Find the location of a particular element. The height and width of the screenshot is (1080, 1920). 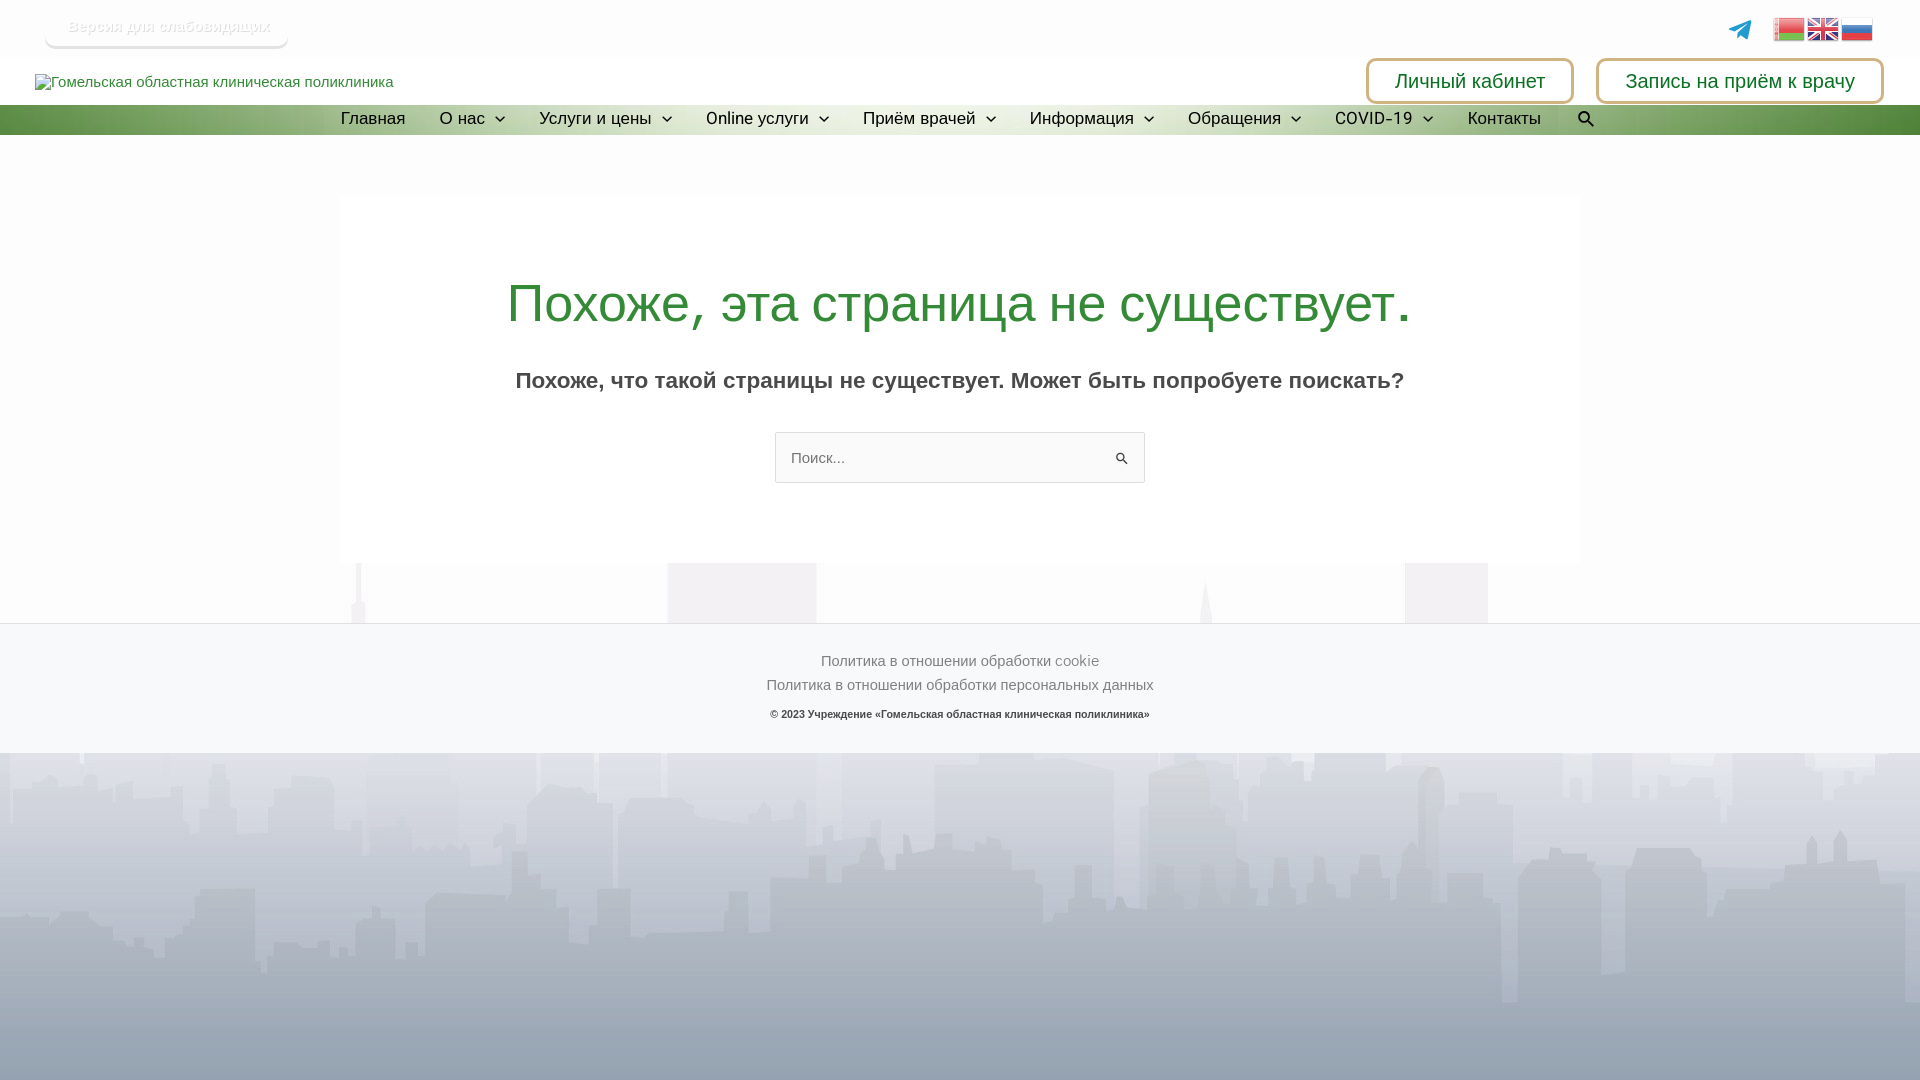

'English' is located at coordinates (1824, 26).